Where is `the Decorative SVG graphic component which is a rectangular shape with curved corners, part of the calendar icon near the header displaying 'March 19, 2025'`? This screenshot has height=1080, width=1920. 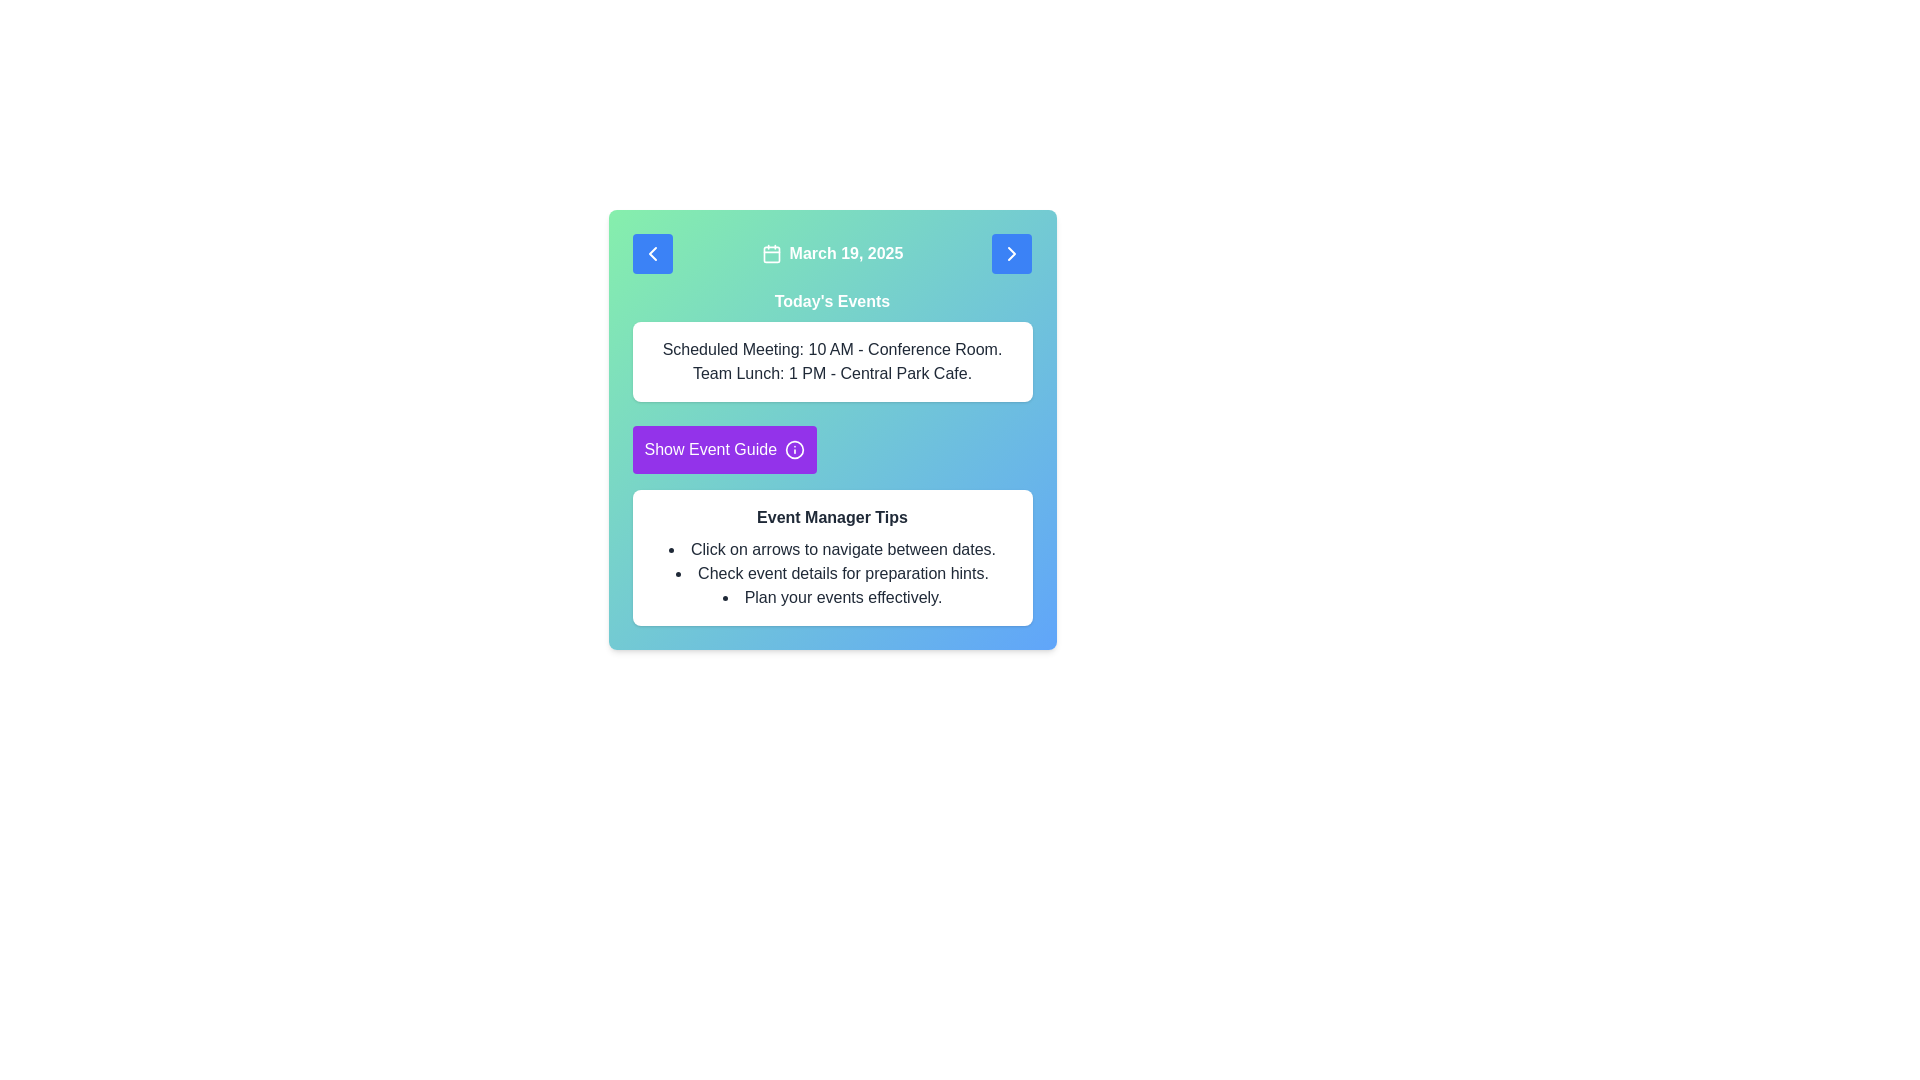
the Decorative SVG graphic component which is a rectangular shape with curved corners, part of the calendar icon near the header displaying 'March 19, 2025' is located at coordinates (770, 253).